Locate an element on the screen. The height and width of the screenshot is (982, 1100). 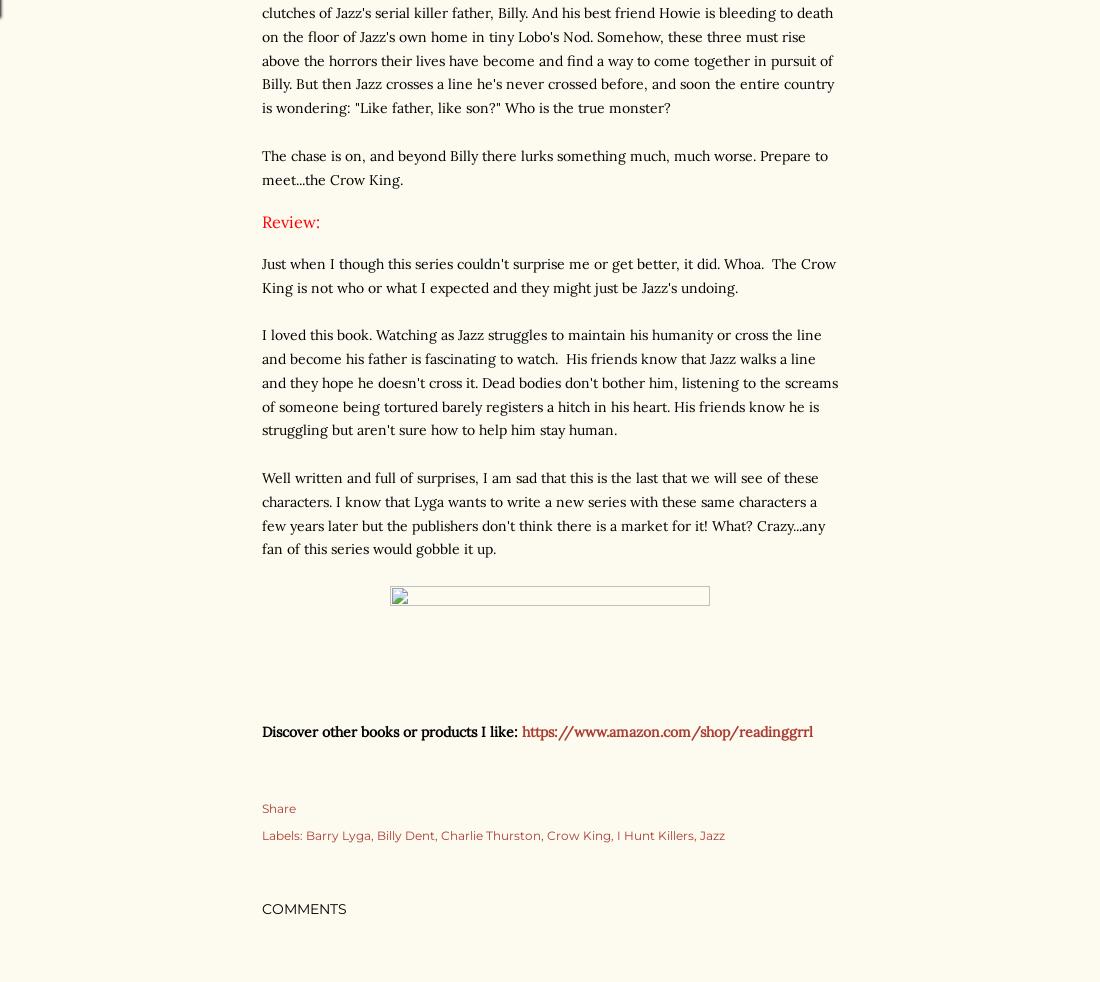
'Share' is located at coordinates (277, 807).